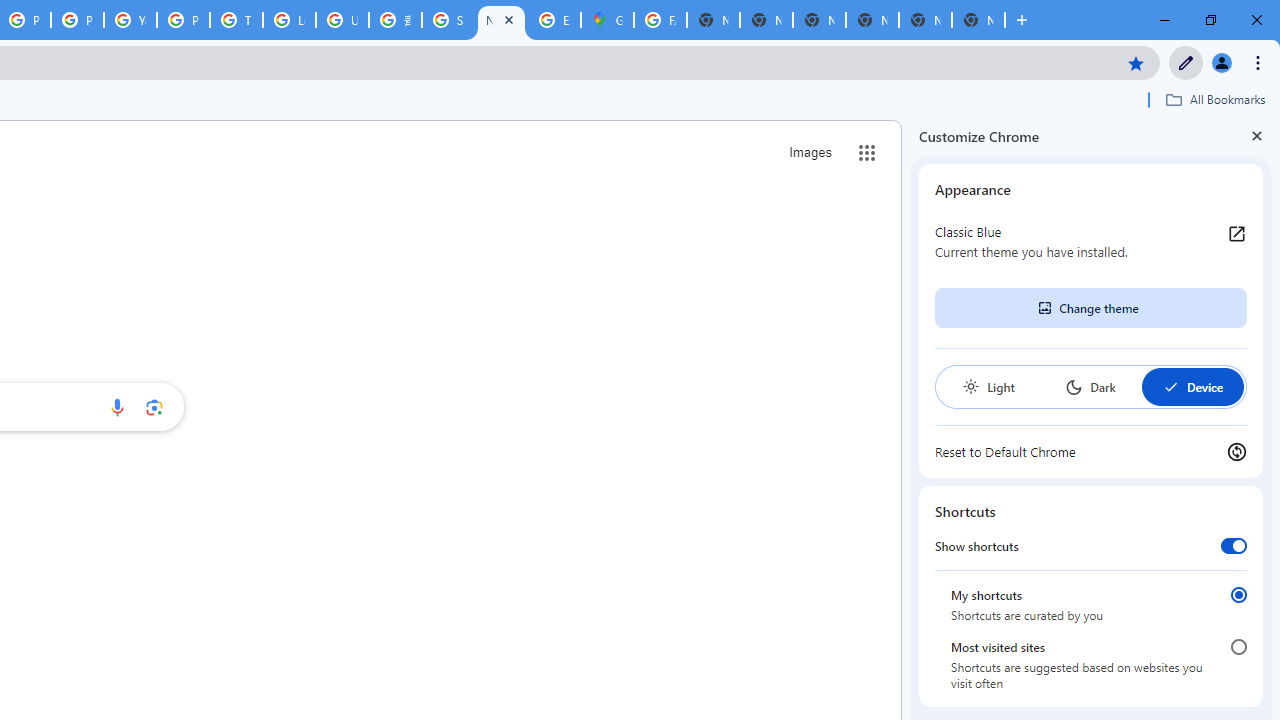 This screenshot has height=720, width=1280. Describe the element at coordinates (1089, 308) in the screenshot. I see `'Change theme'` at that location.